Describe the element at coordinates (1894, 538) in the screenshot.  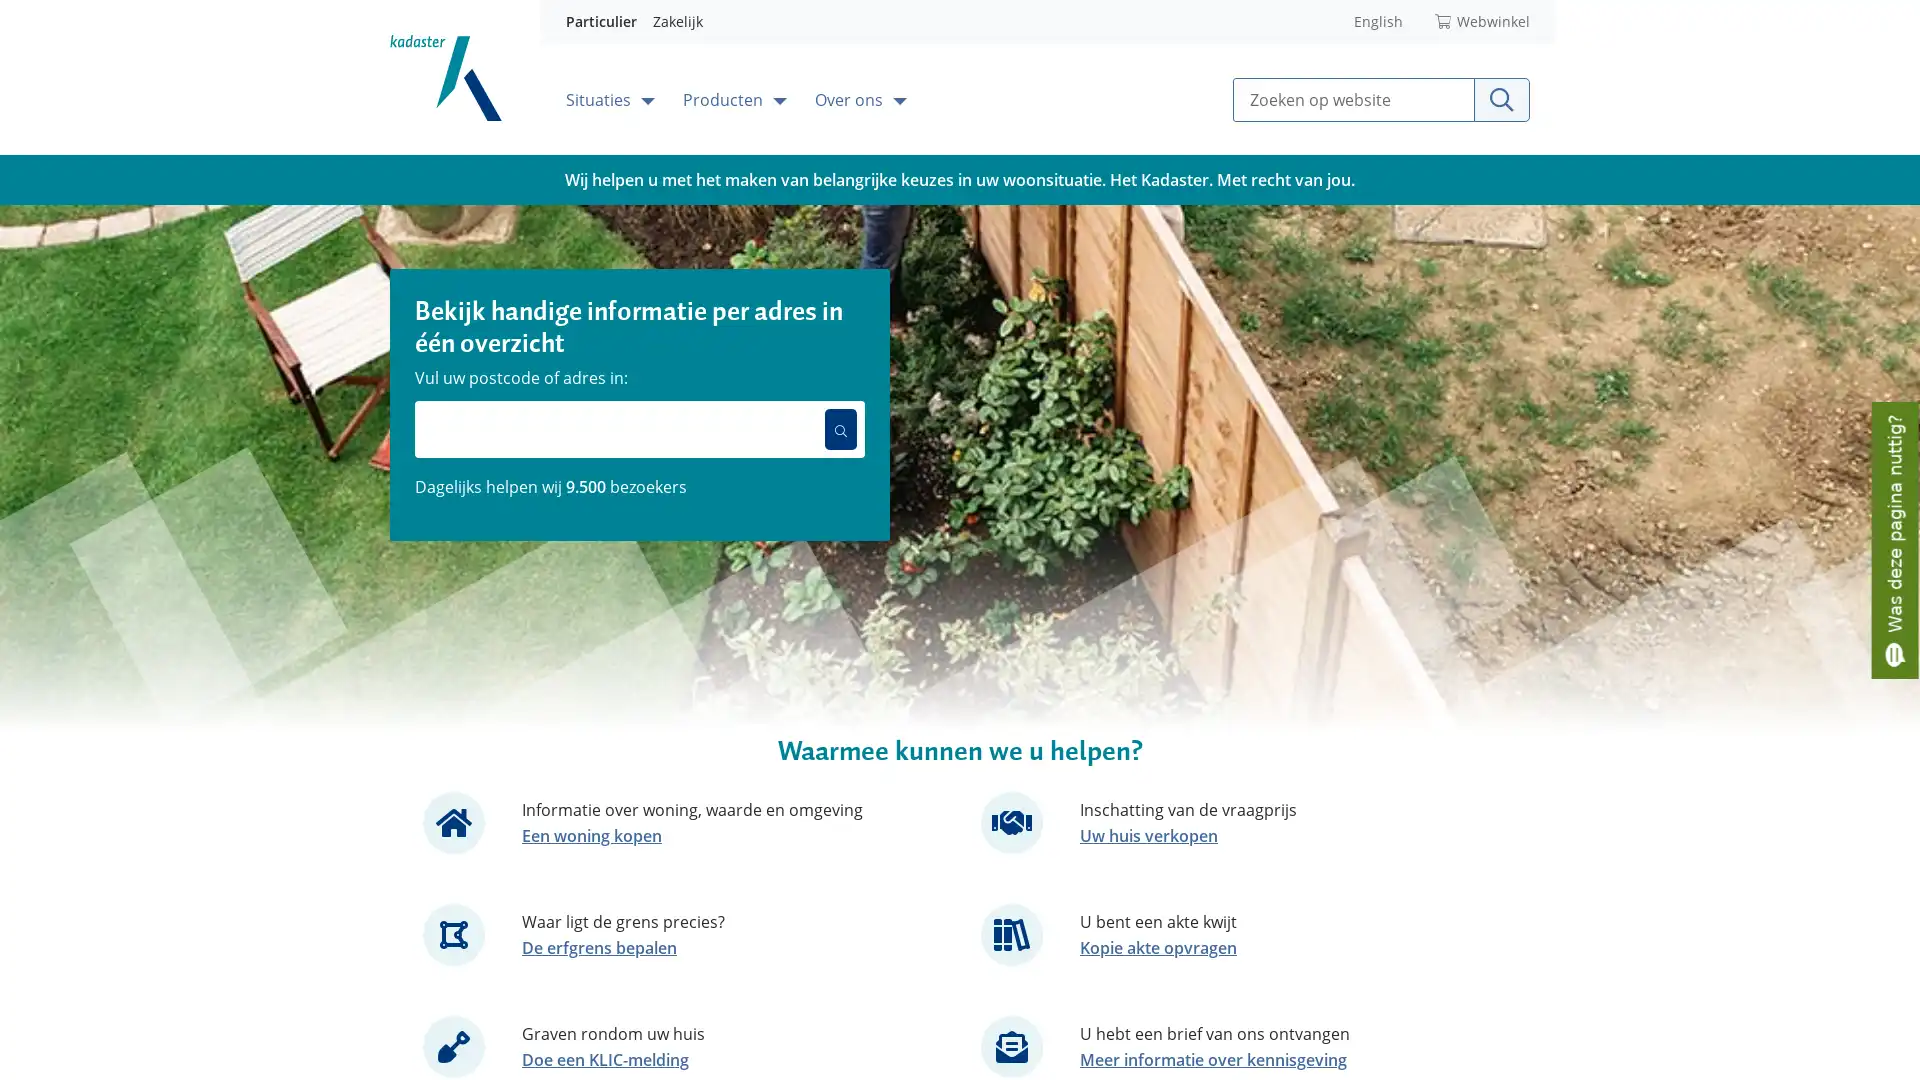
I see `Was deze pagina nuttig?` at that location.